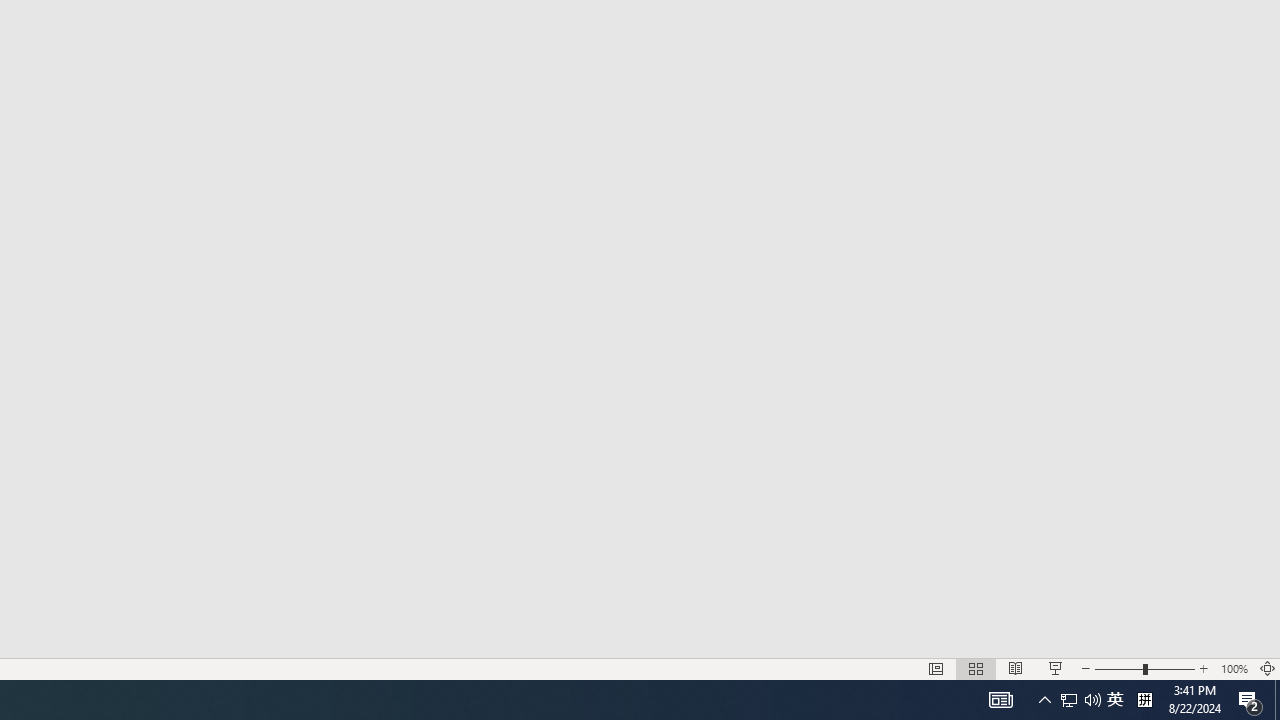 The height and width of the screenshot is (720, 1280). Describe the element at coordinates (1203, 669) in the screenshot. I see `'Zoom In'` at that location.